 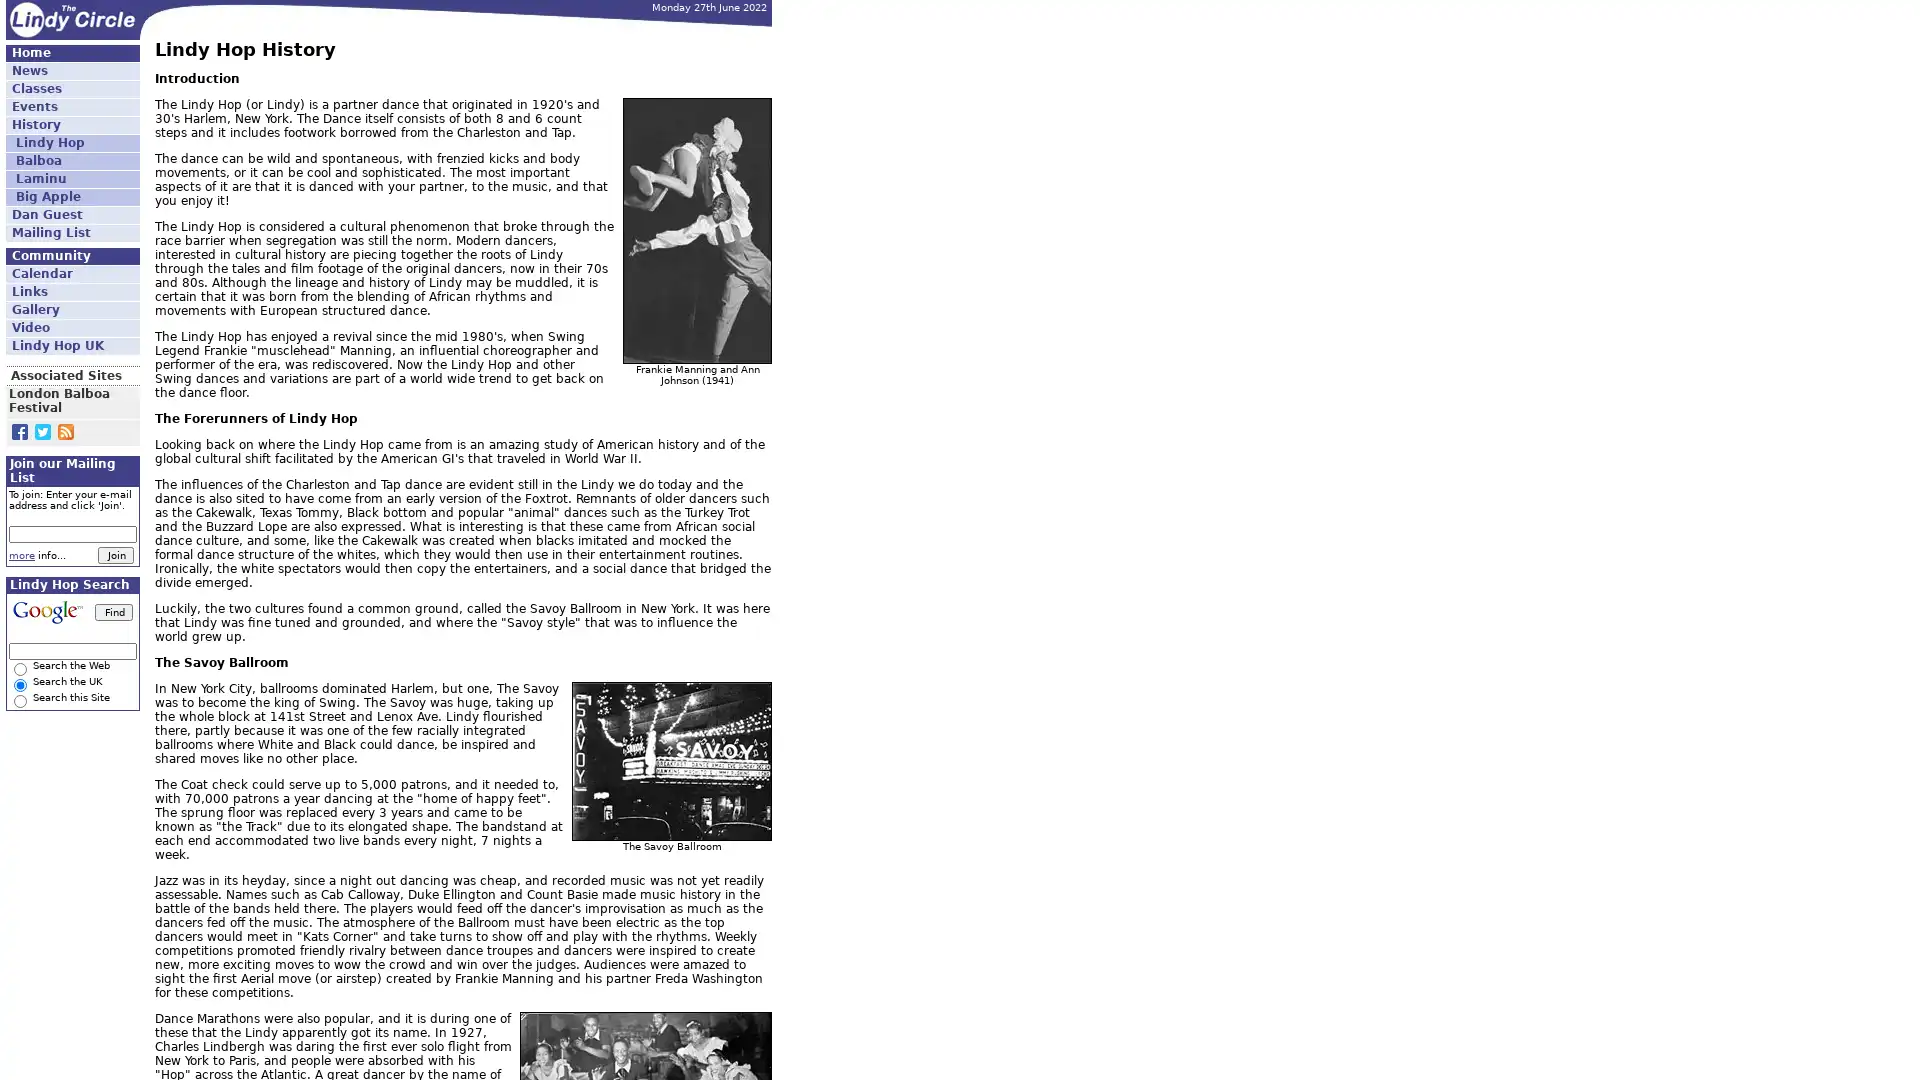 What do you see at coordinates (114, 555) in the screenshot?
I see `Join` at bounding box center [114, 555].